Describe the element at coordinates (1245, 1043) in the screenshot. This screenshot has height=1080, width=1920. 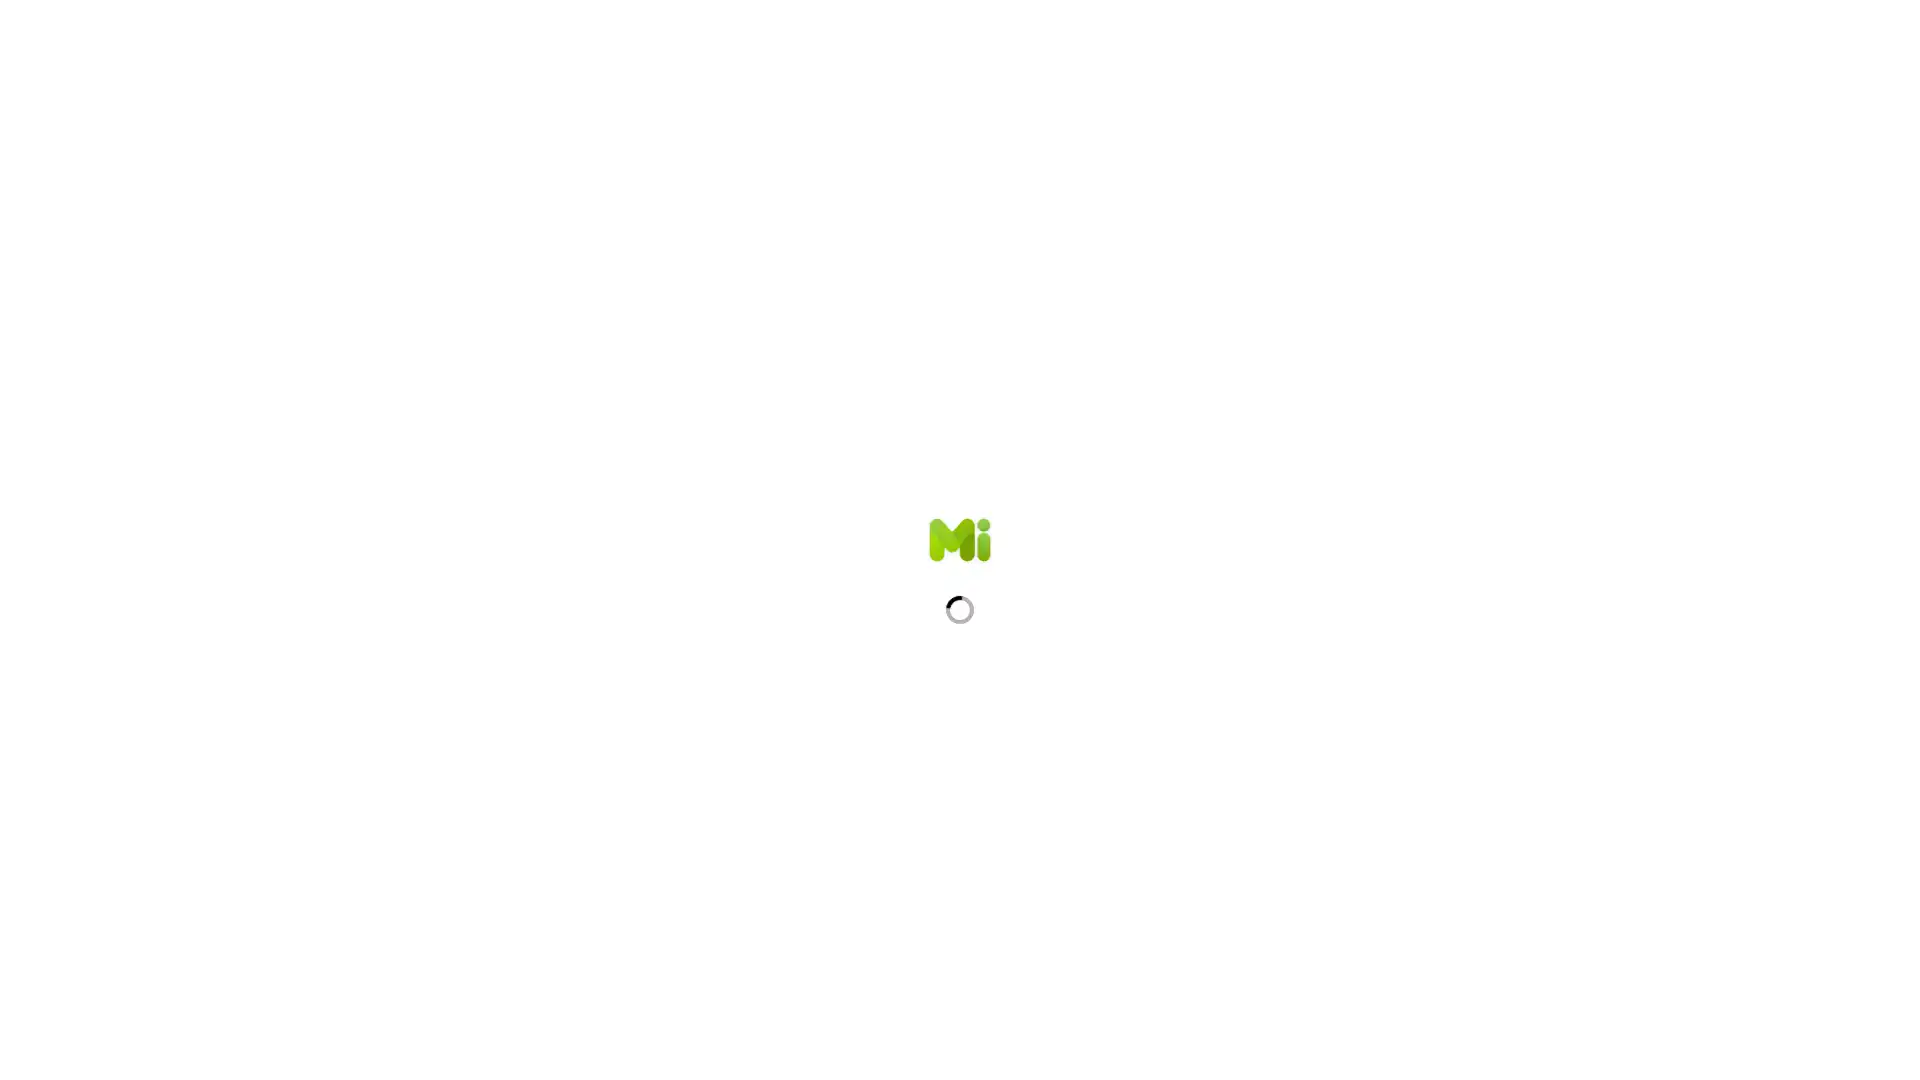
I see `Show more` at that location.